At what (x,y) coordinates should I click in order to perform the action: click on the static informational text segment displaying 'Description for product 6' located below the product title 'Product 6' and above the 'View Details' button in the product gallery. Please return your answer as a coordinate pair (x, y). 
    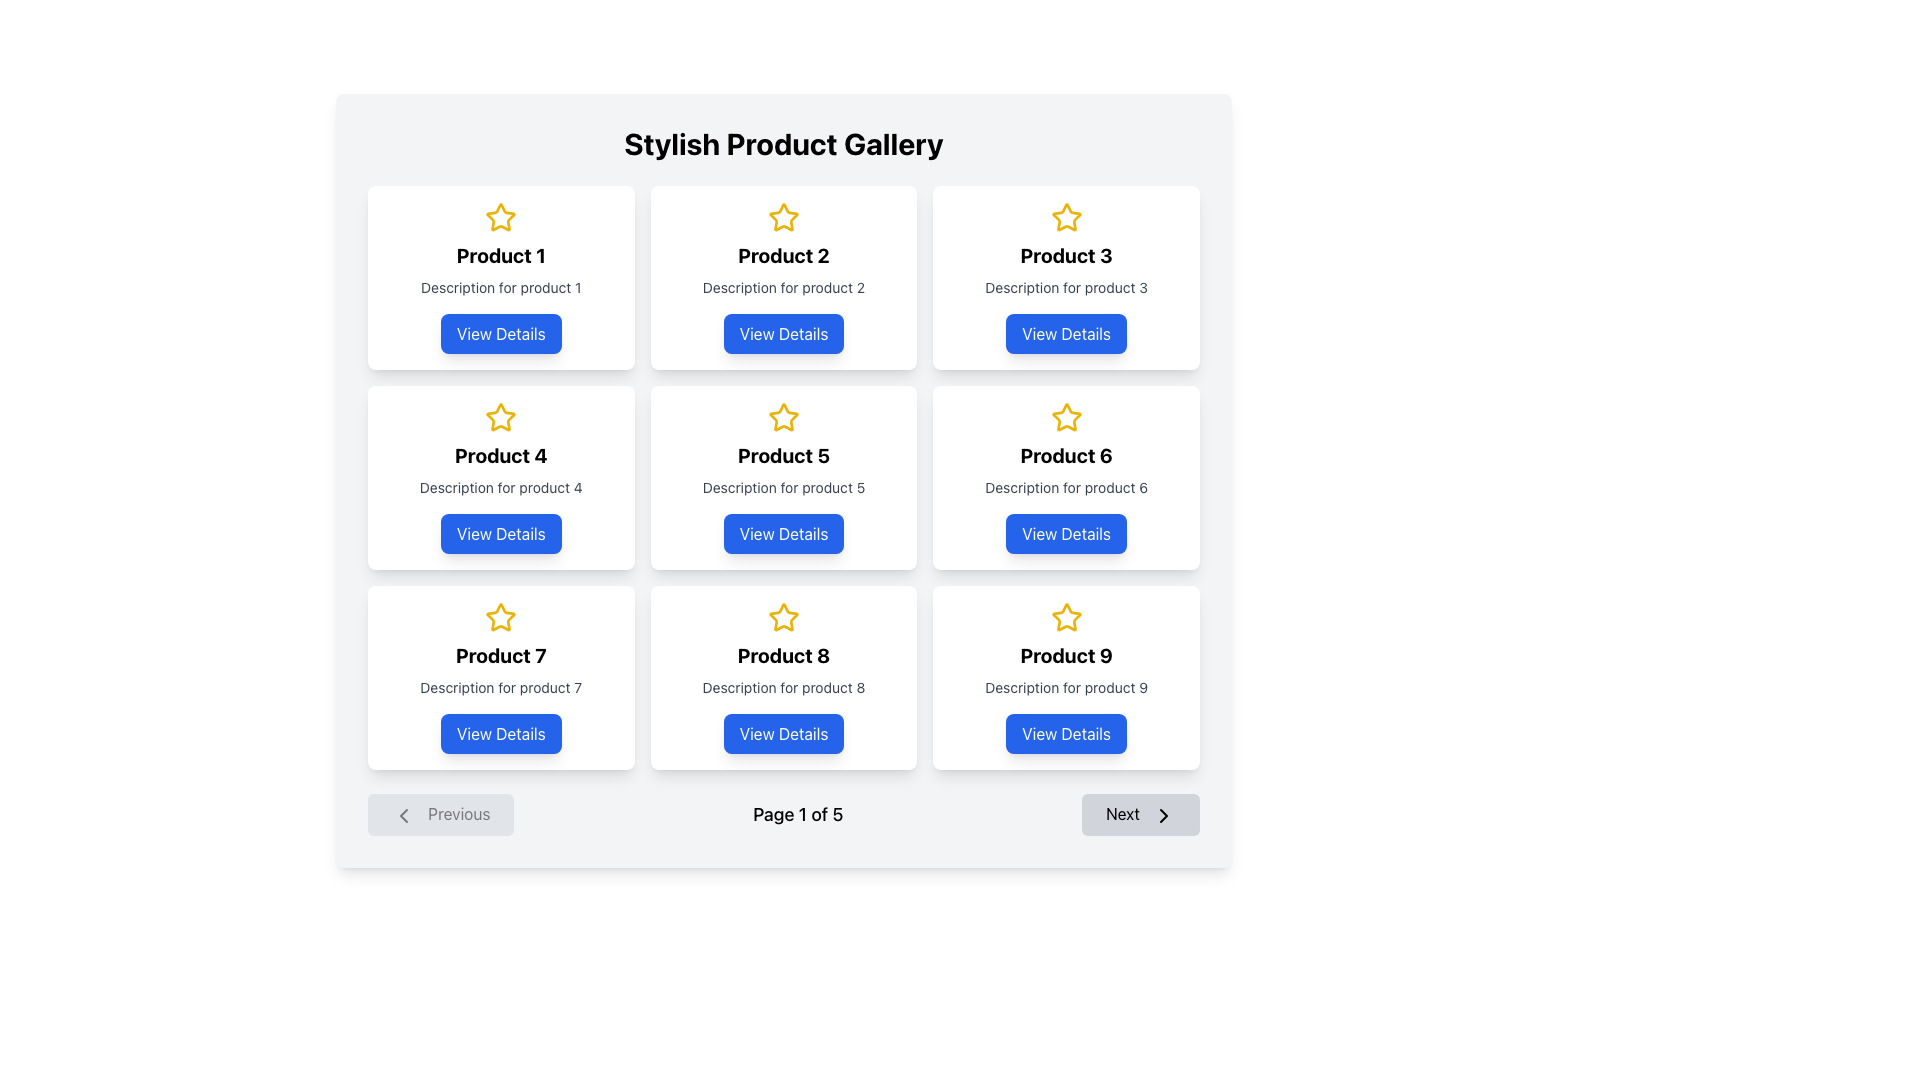
    Looking at the image, I should click on (1065, 488).